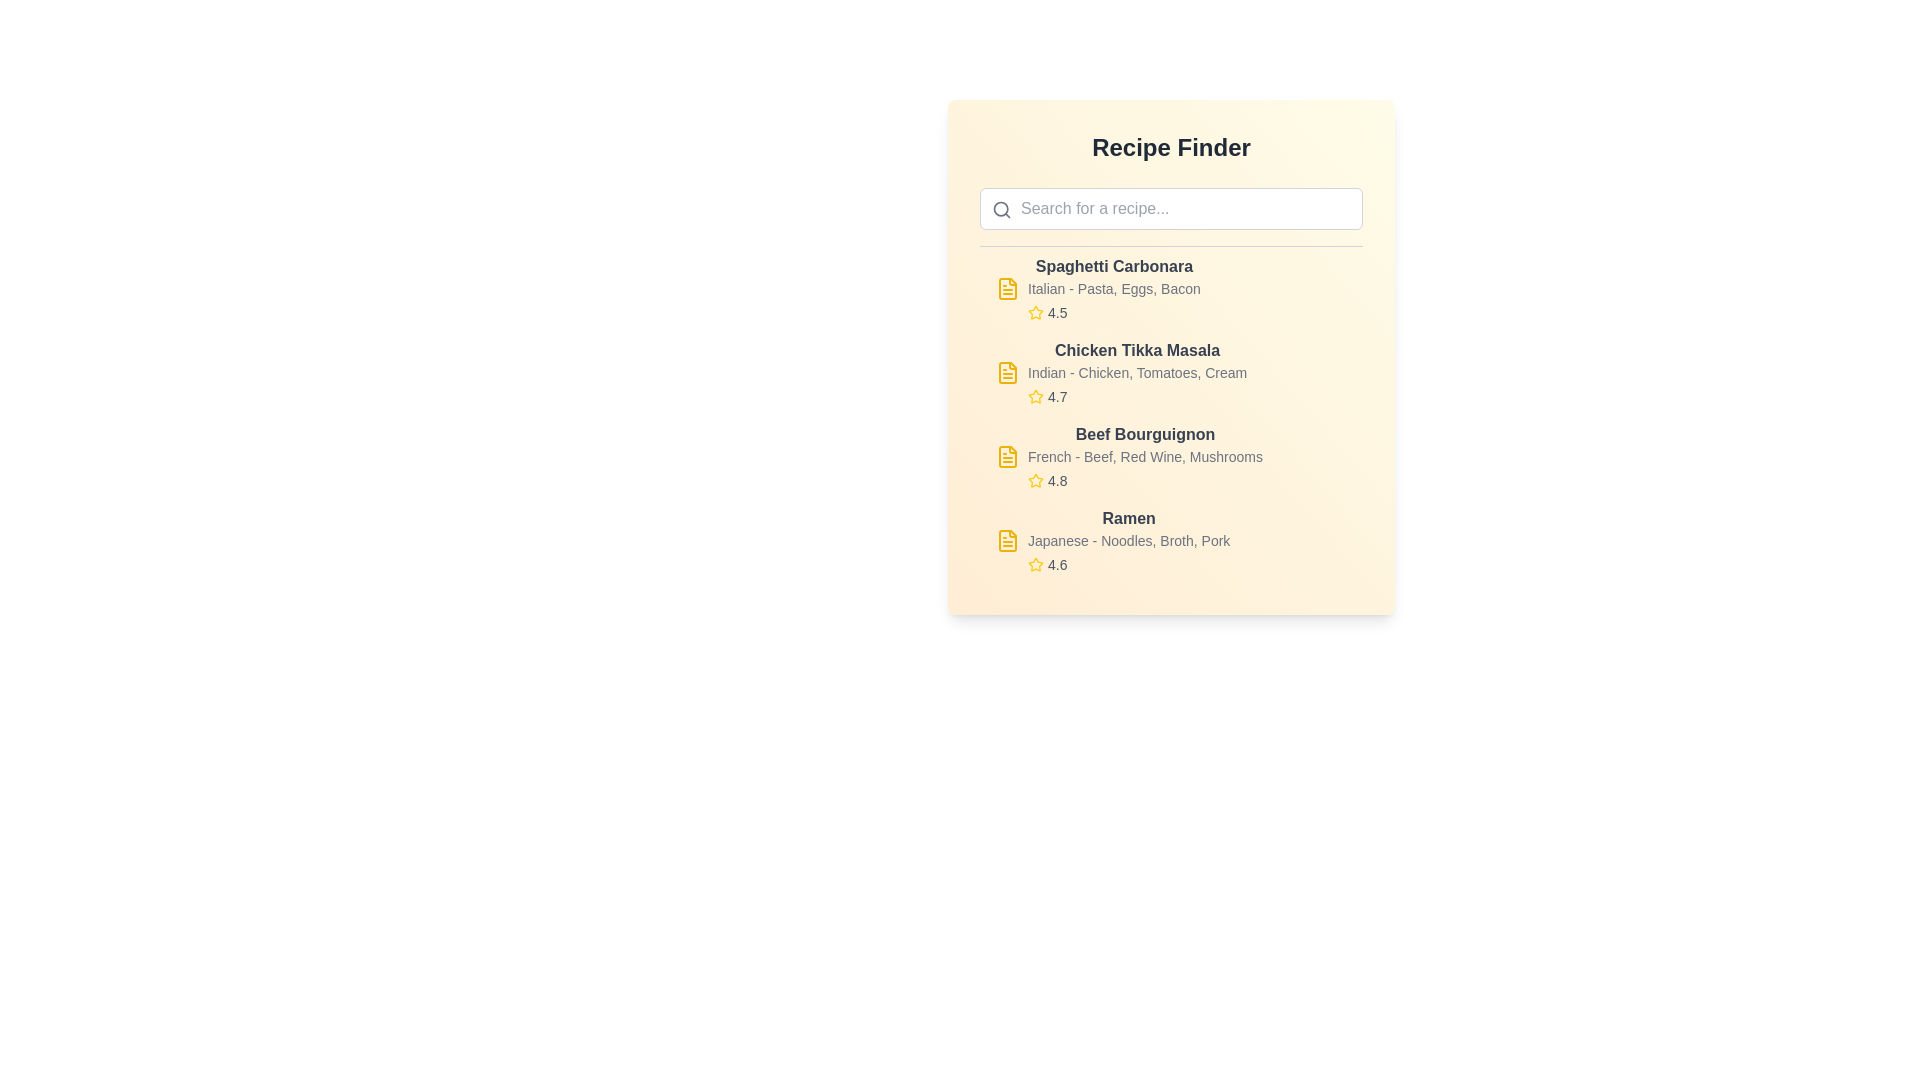 The image size is (1920, 1080). I want to click on the text block displaying the recipe 'Beef Bourguignon' to emphasize it, so click(1145, 456).